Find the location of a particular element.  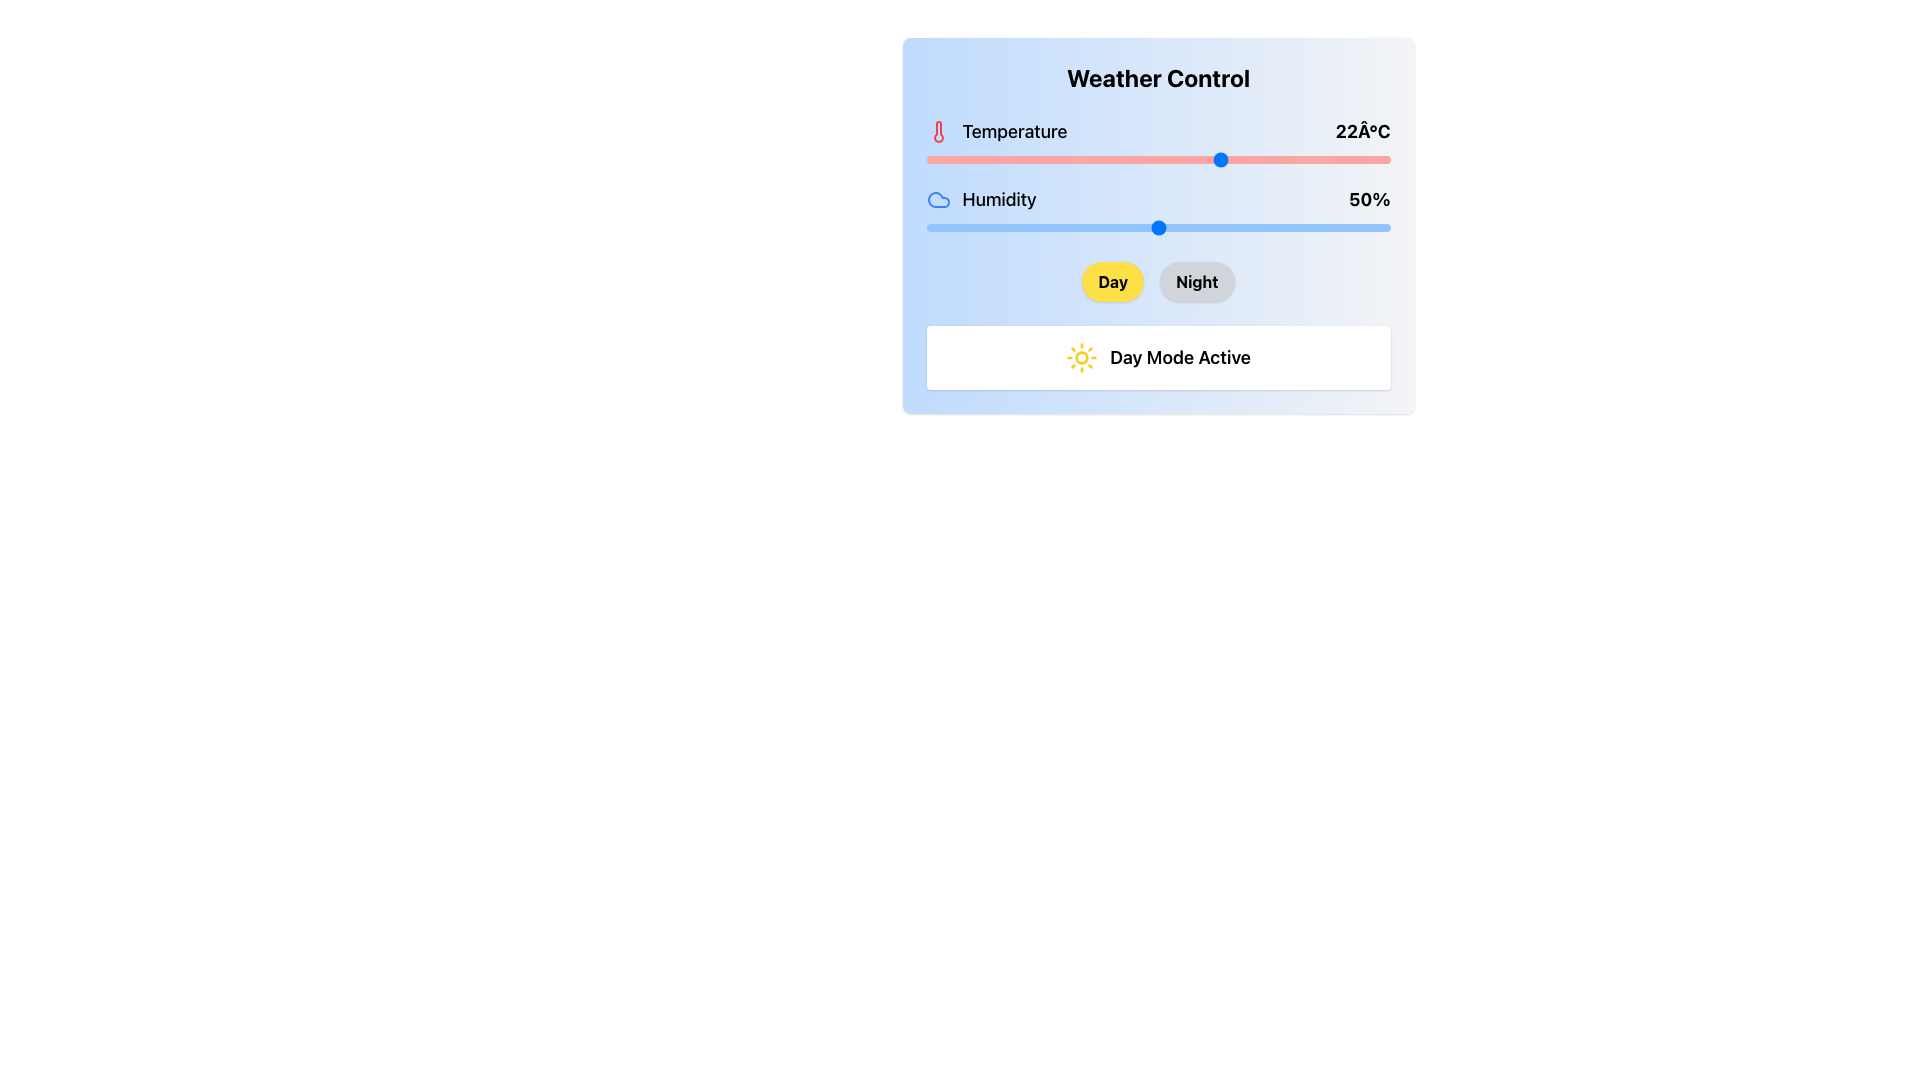

the humidity level is located at coordinates (1106, 226).